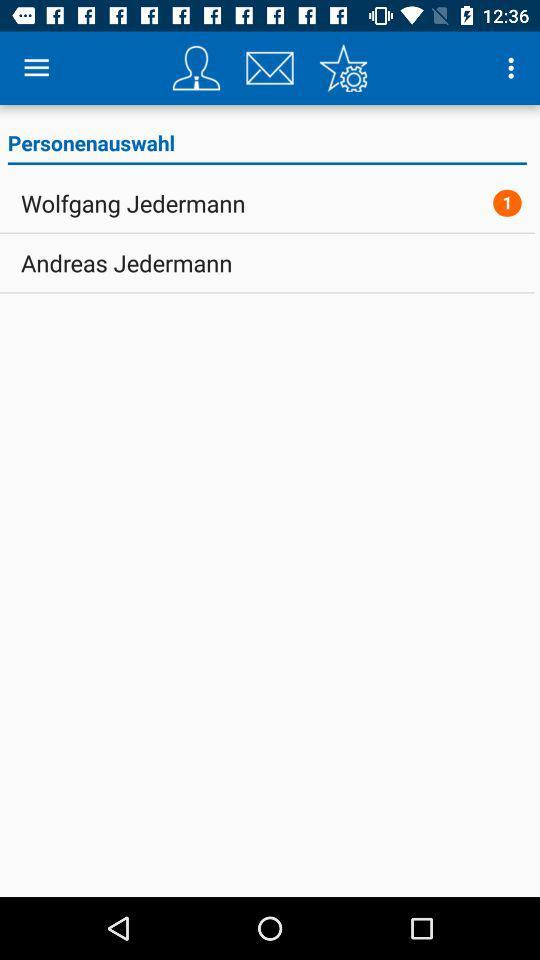 The height and width of the screenshot is (960, 540). Describe the element at coordinates (133, 203) in the screenshot. I see `icon below the personenauswahl icon` at that location.